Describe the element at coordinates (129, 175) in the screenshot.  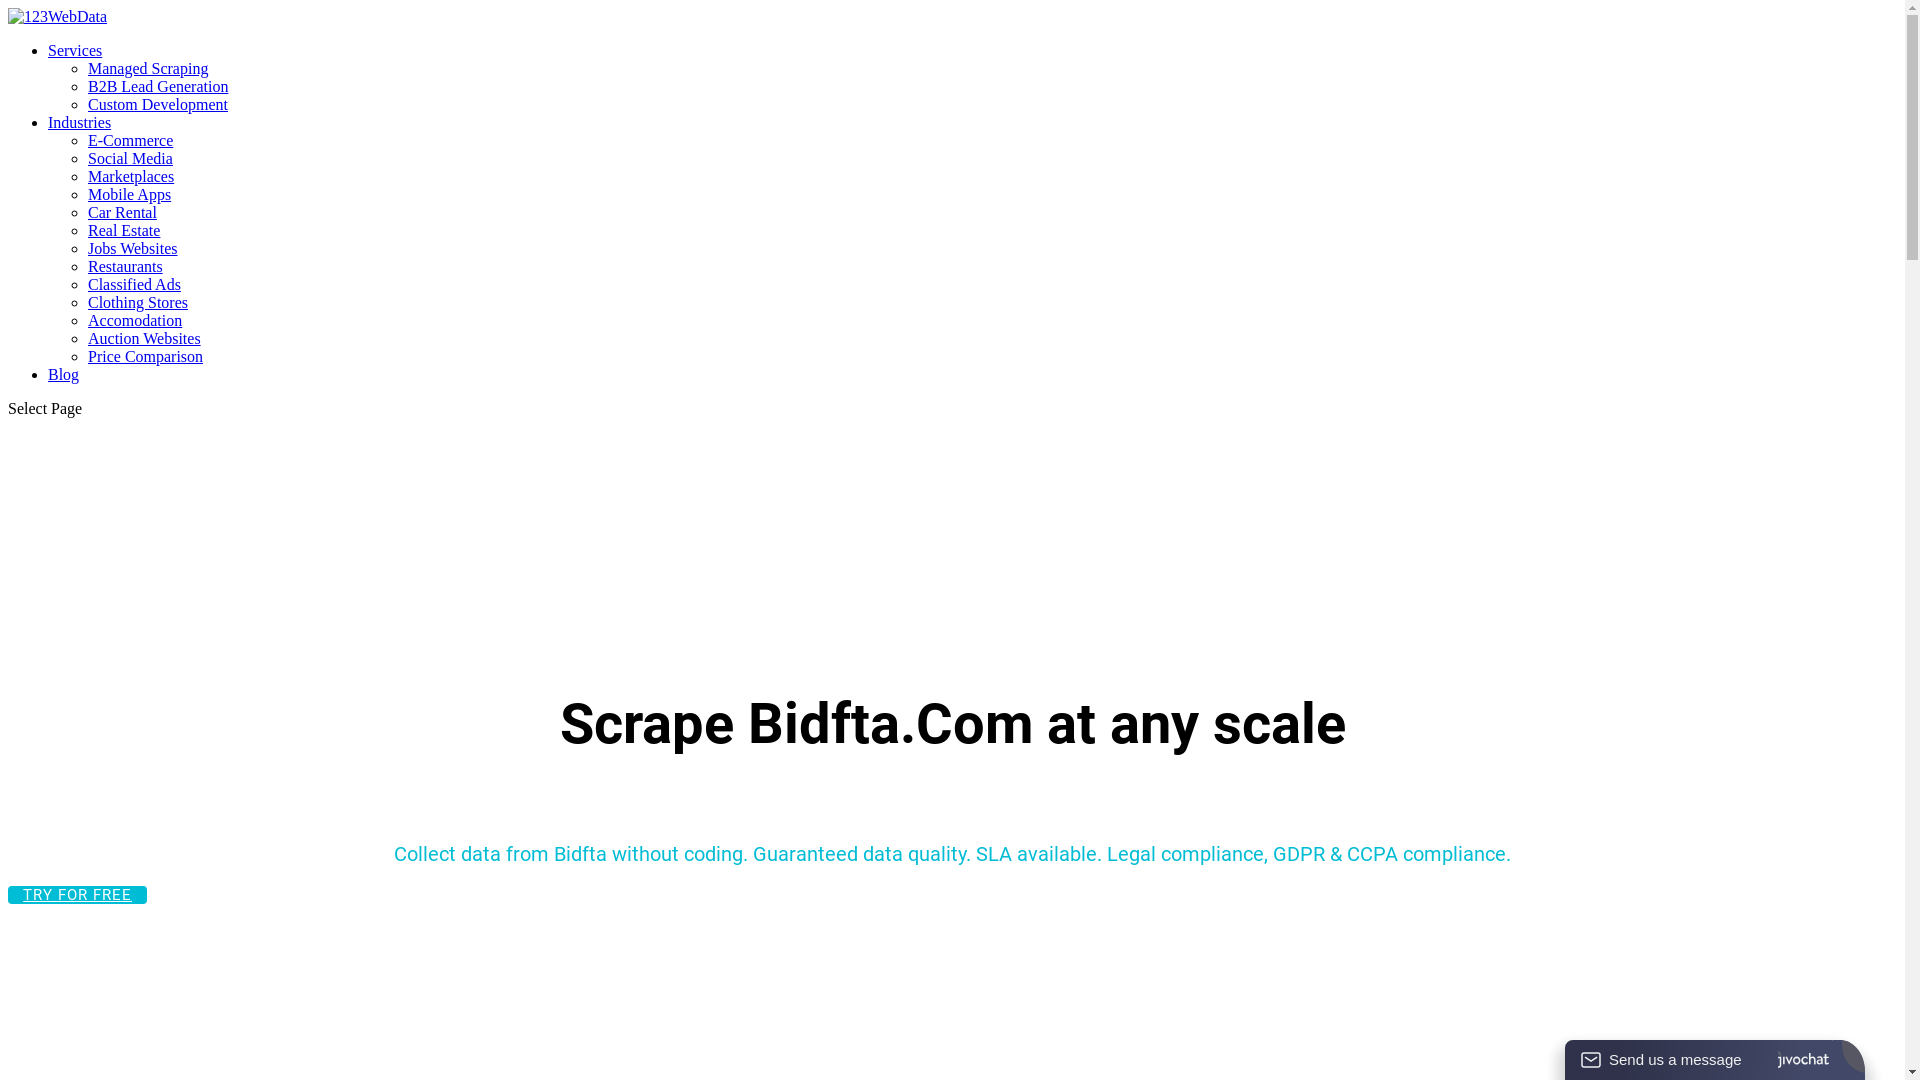
I see `'Marketplaces'` at that location.